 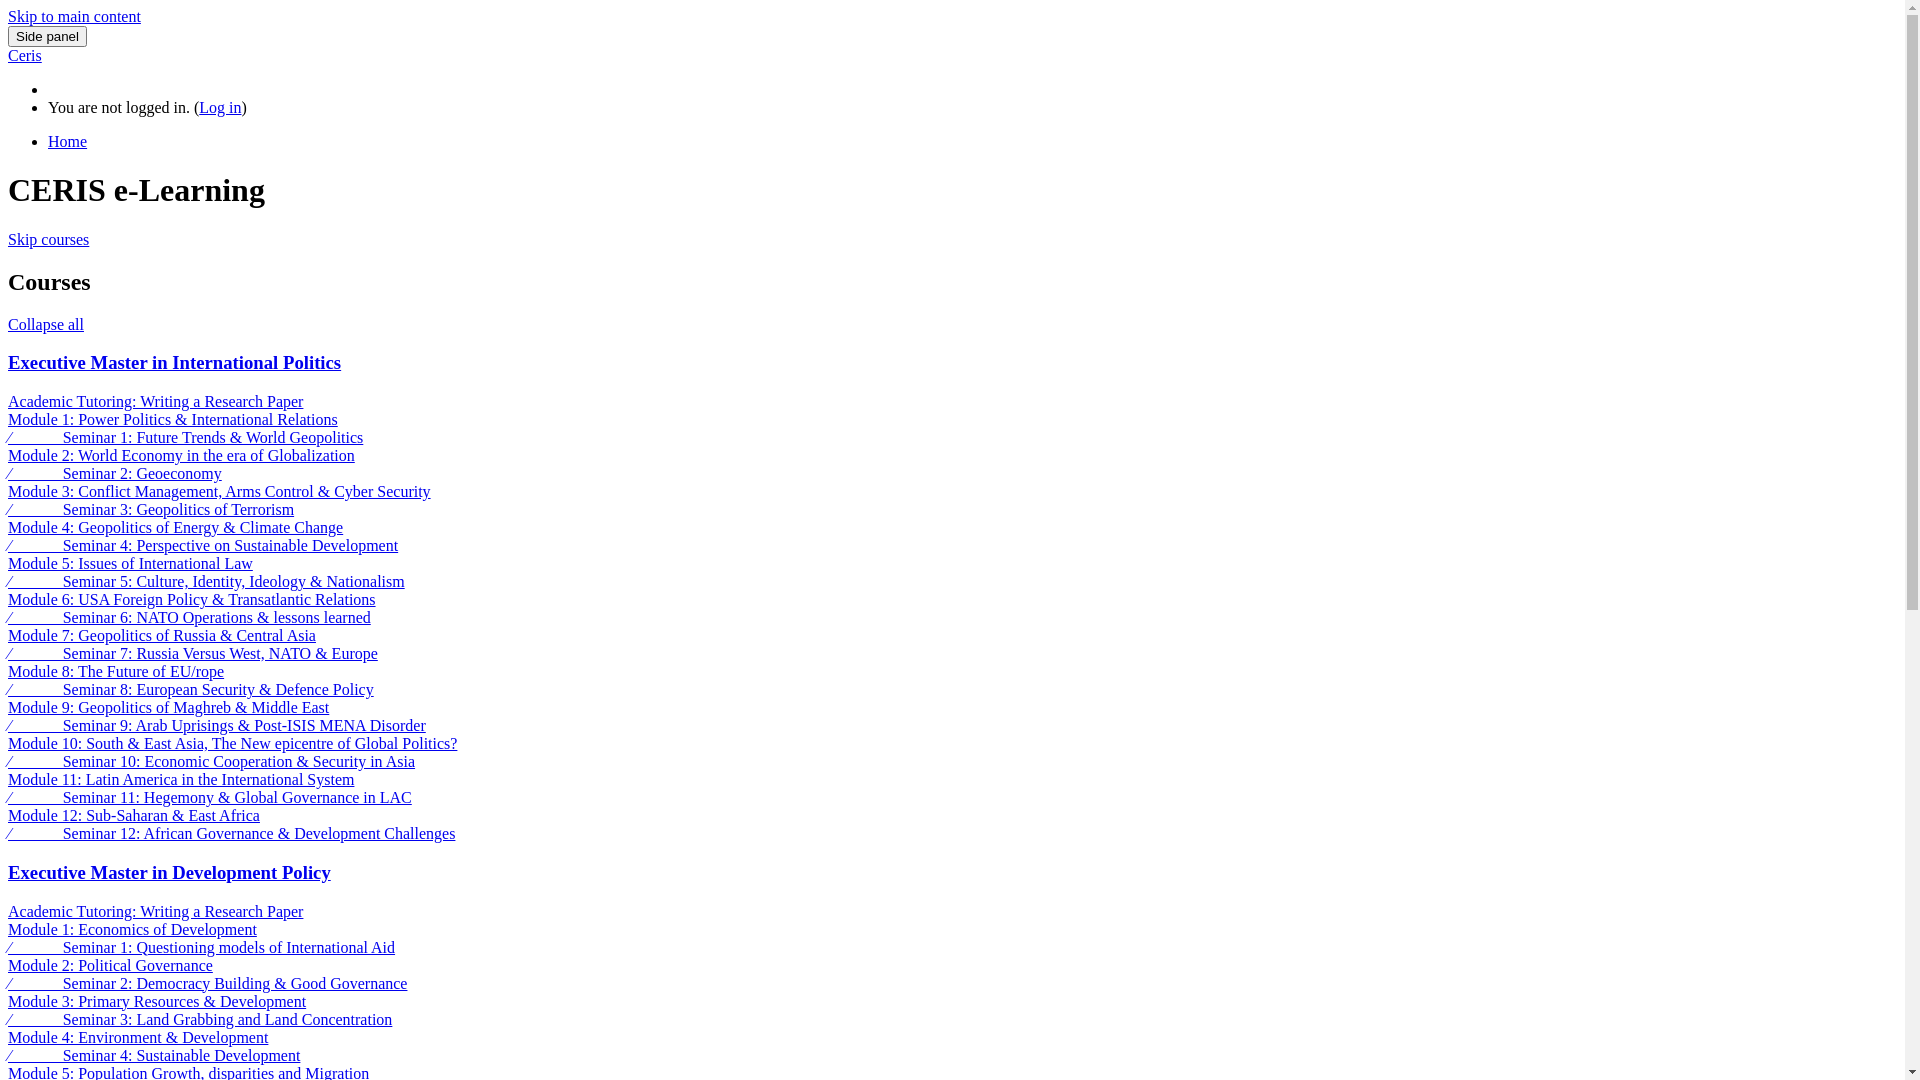 I want to click on 'Module 3: Conflict Management, Arms Control & Cyber Security', so click(x=219, y=491).